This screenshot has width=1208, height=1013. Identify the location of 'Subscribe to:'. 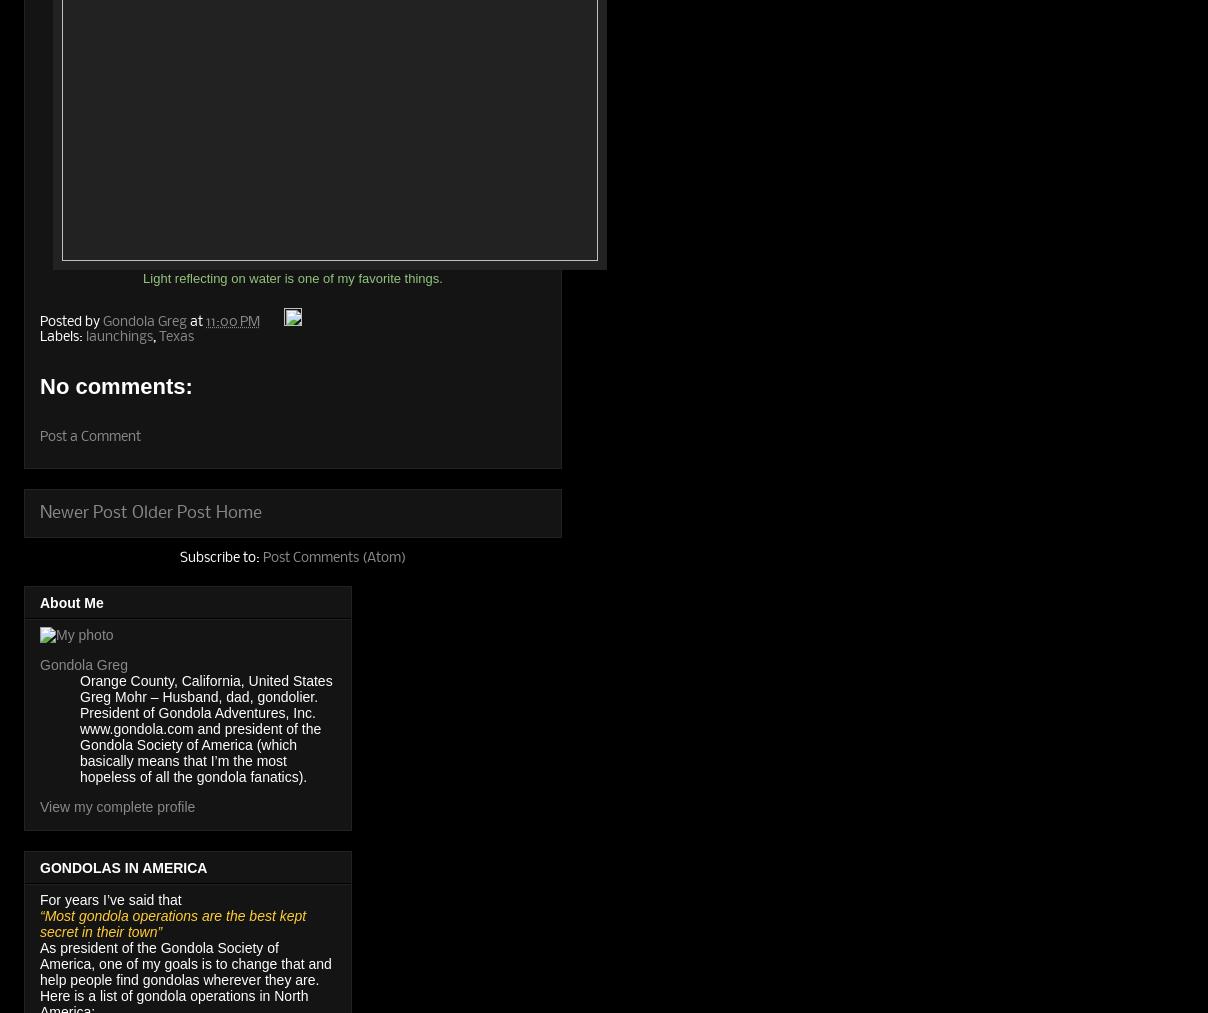
(179, 557).